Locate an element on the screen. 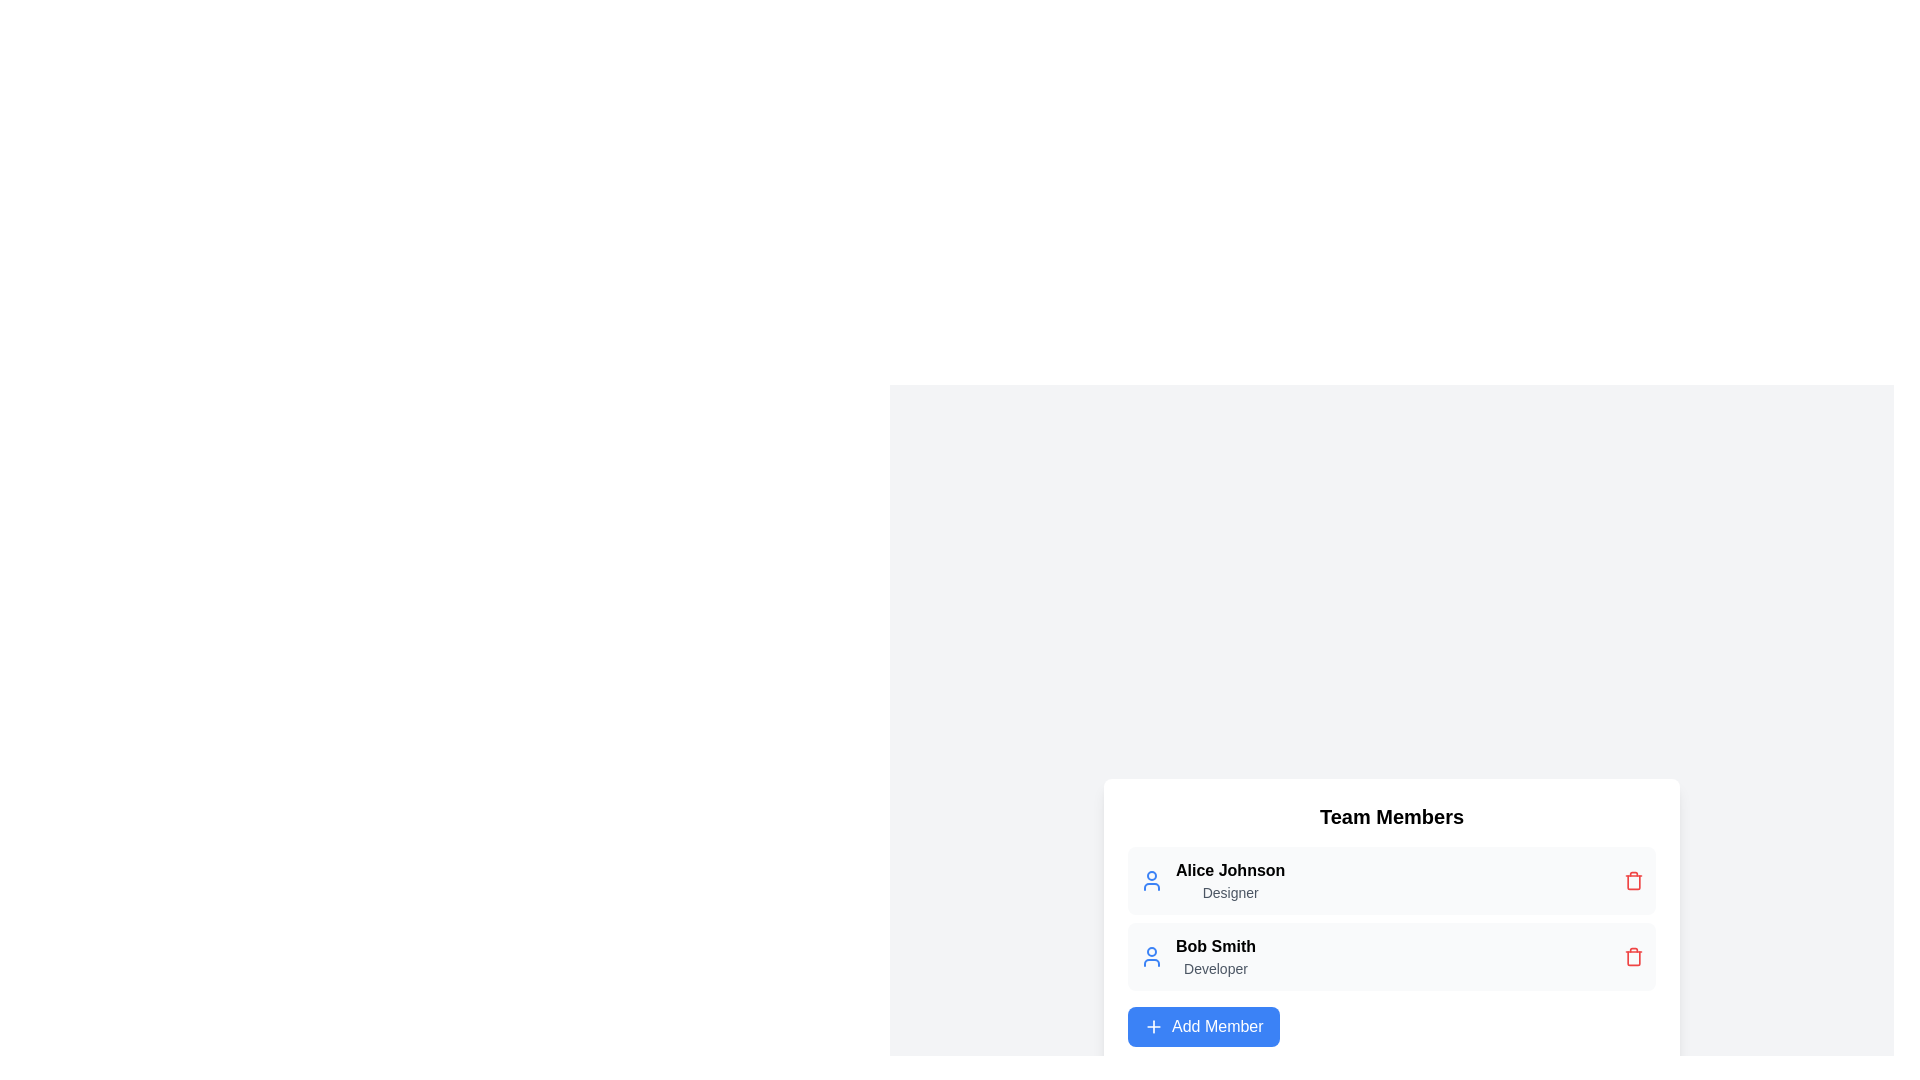 The height and width of the screenshot is (1080, 1920). displayed information from the list item for team member 'Bob Smith', which includes his name and title as 'Developer' is located at coordinates (1391, 955).